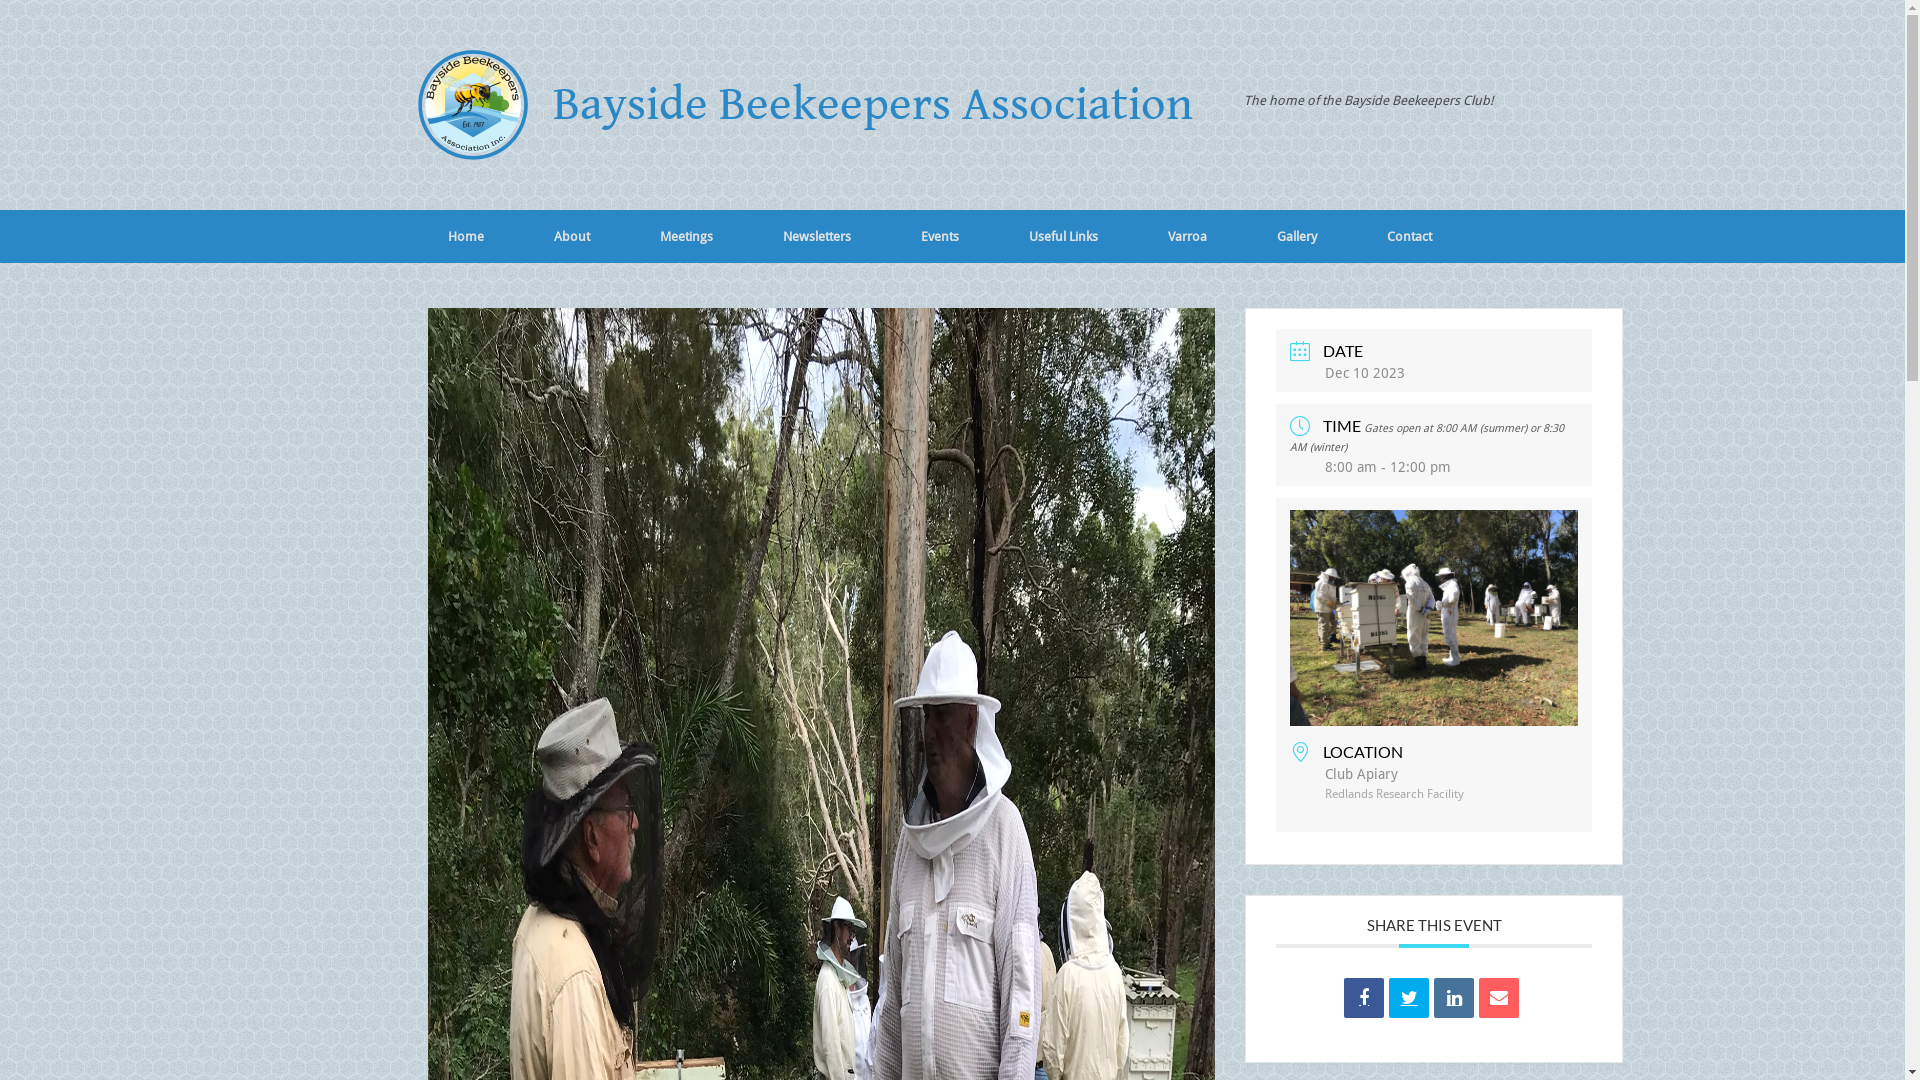 The image size is (1920, 1080). Describe the element at coordinates (1062, 235) in the screenshot. I see `'Useful Links'` at that location.